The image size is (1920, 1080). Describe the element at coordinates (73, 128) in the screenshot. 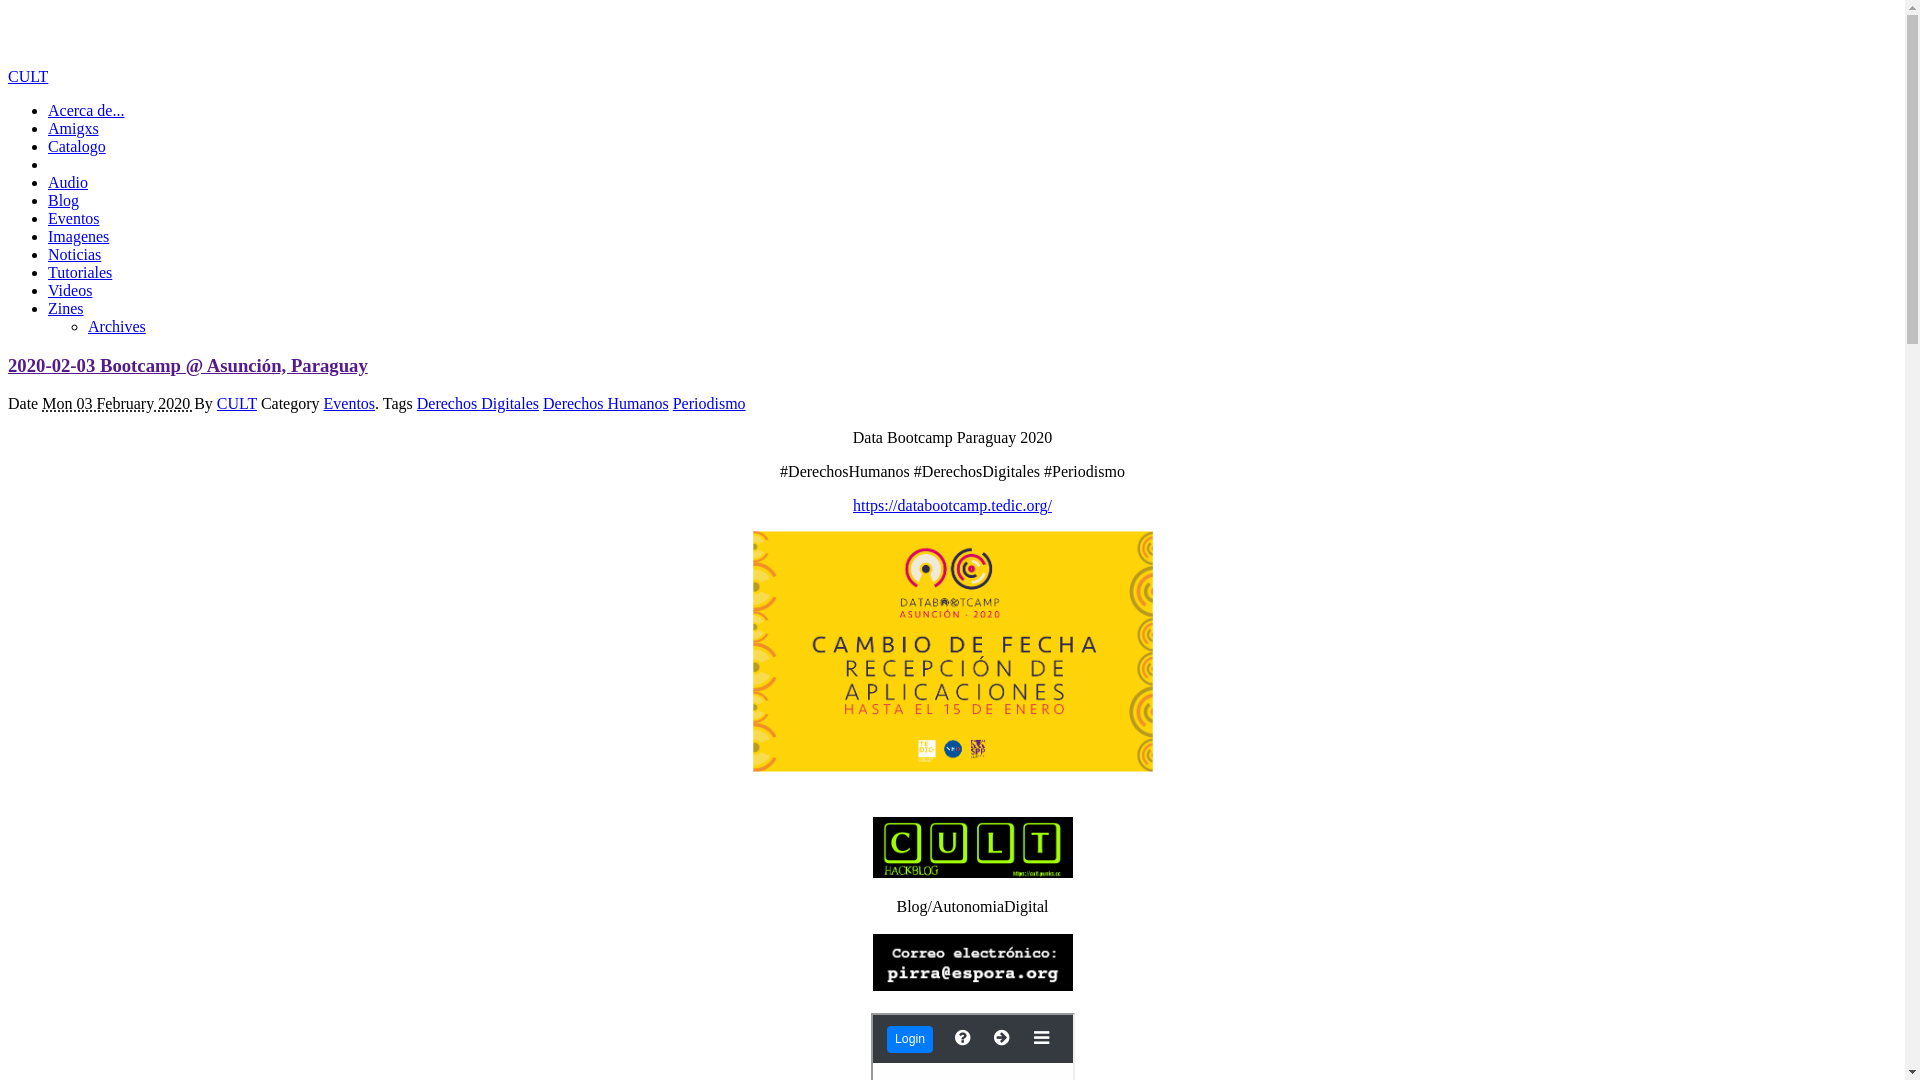

I see `'Amigxs'` at that location.